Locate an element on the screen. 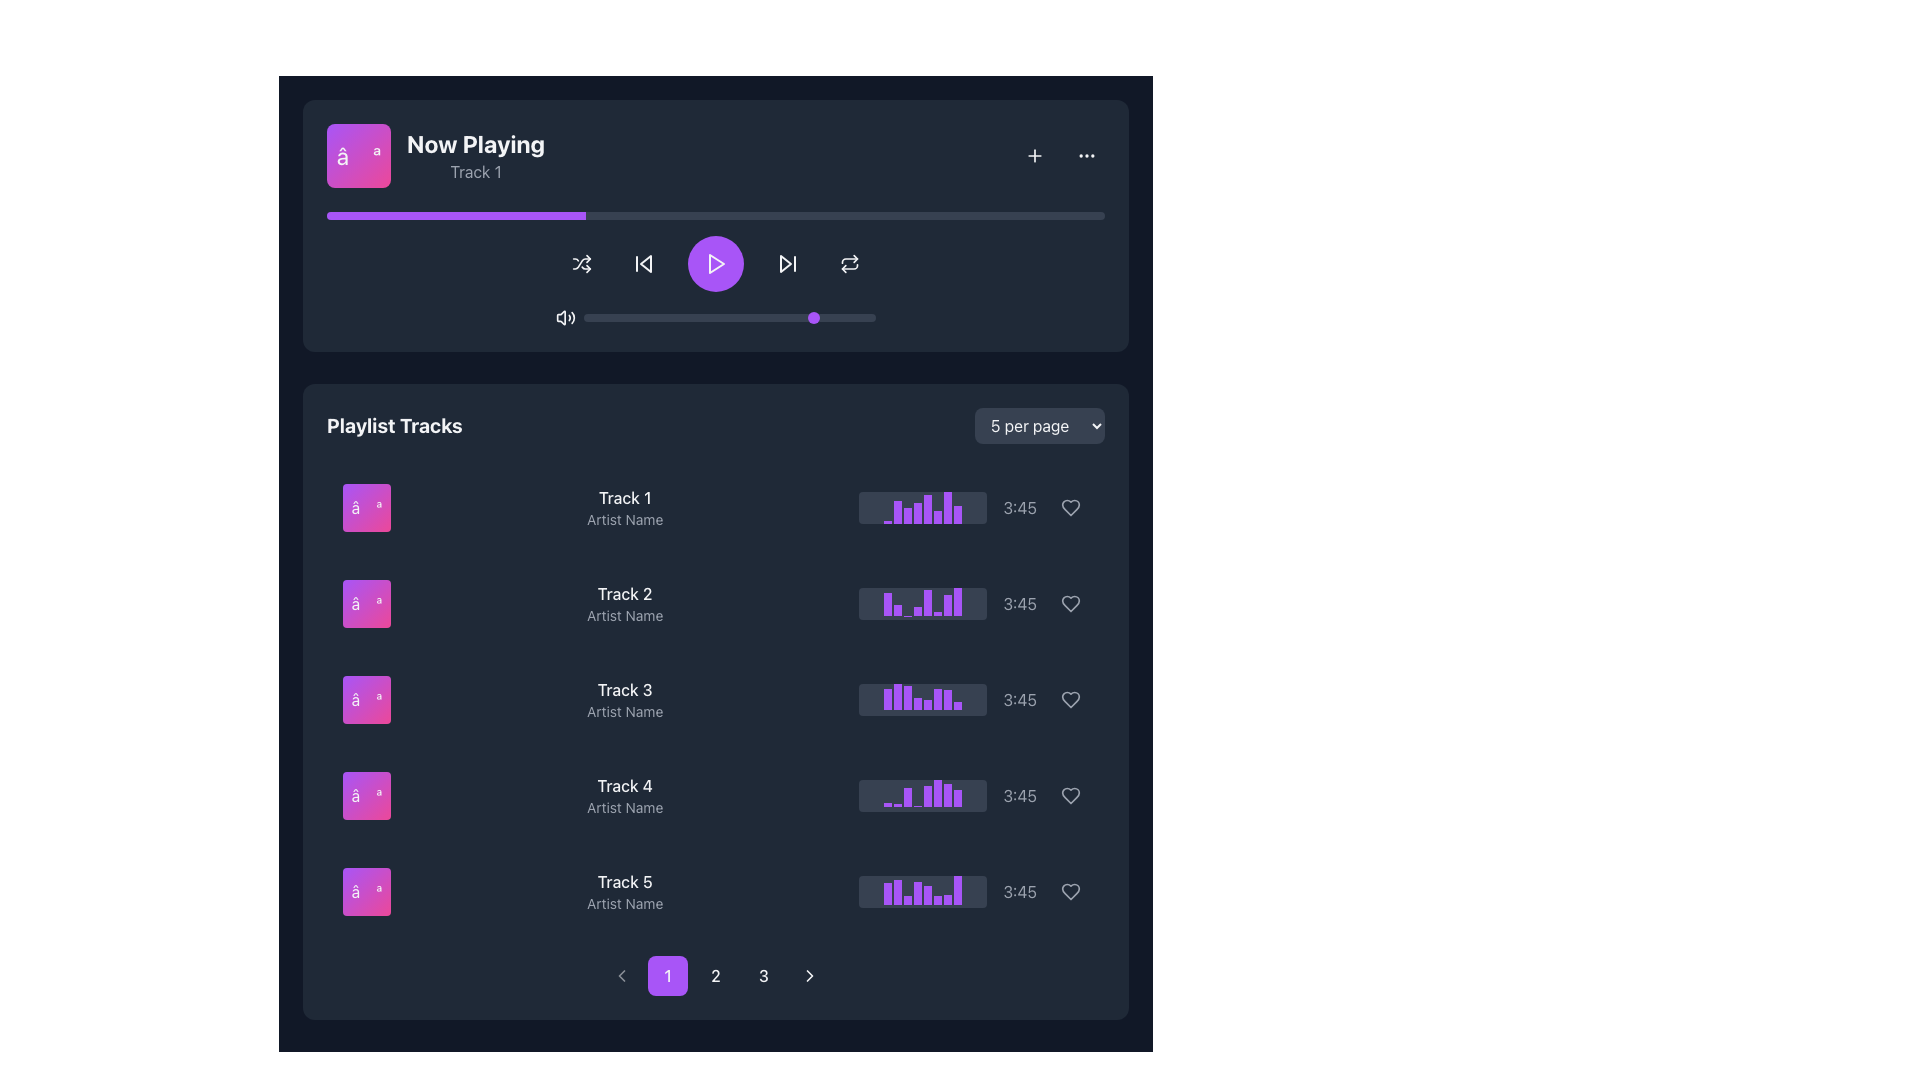 The width and height of the screenshot is (1920, 1080). the seventh graphical bar representing metrics for 'Track 2' in the bar graph is located at coordinates (947, 604).